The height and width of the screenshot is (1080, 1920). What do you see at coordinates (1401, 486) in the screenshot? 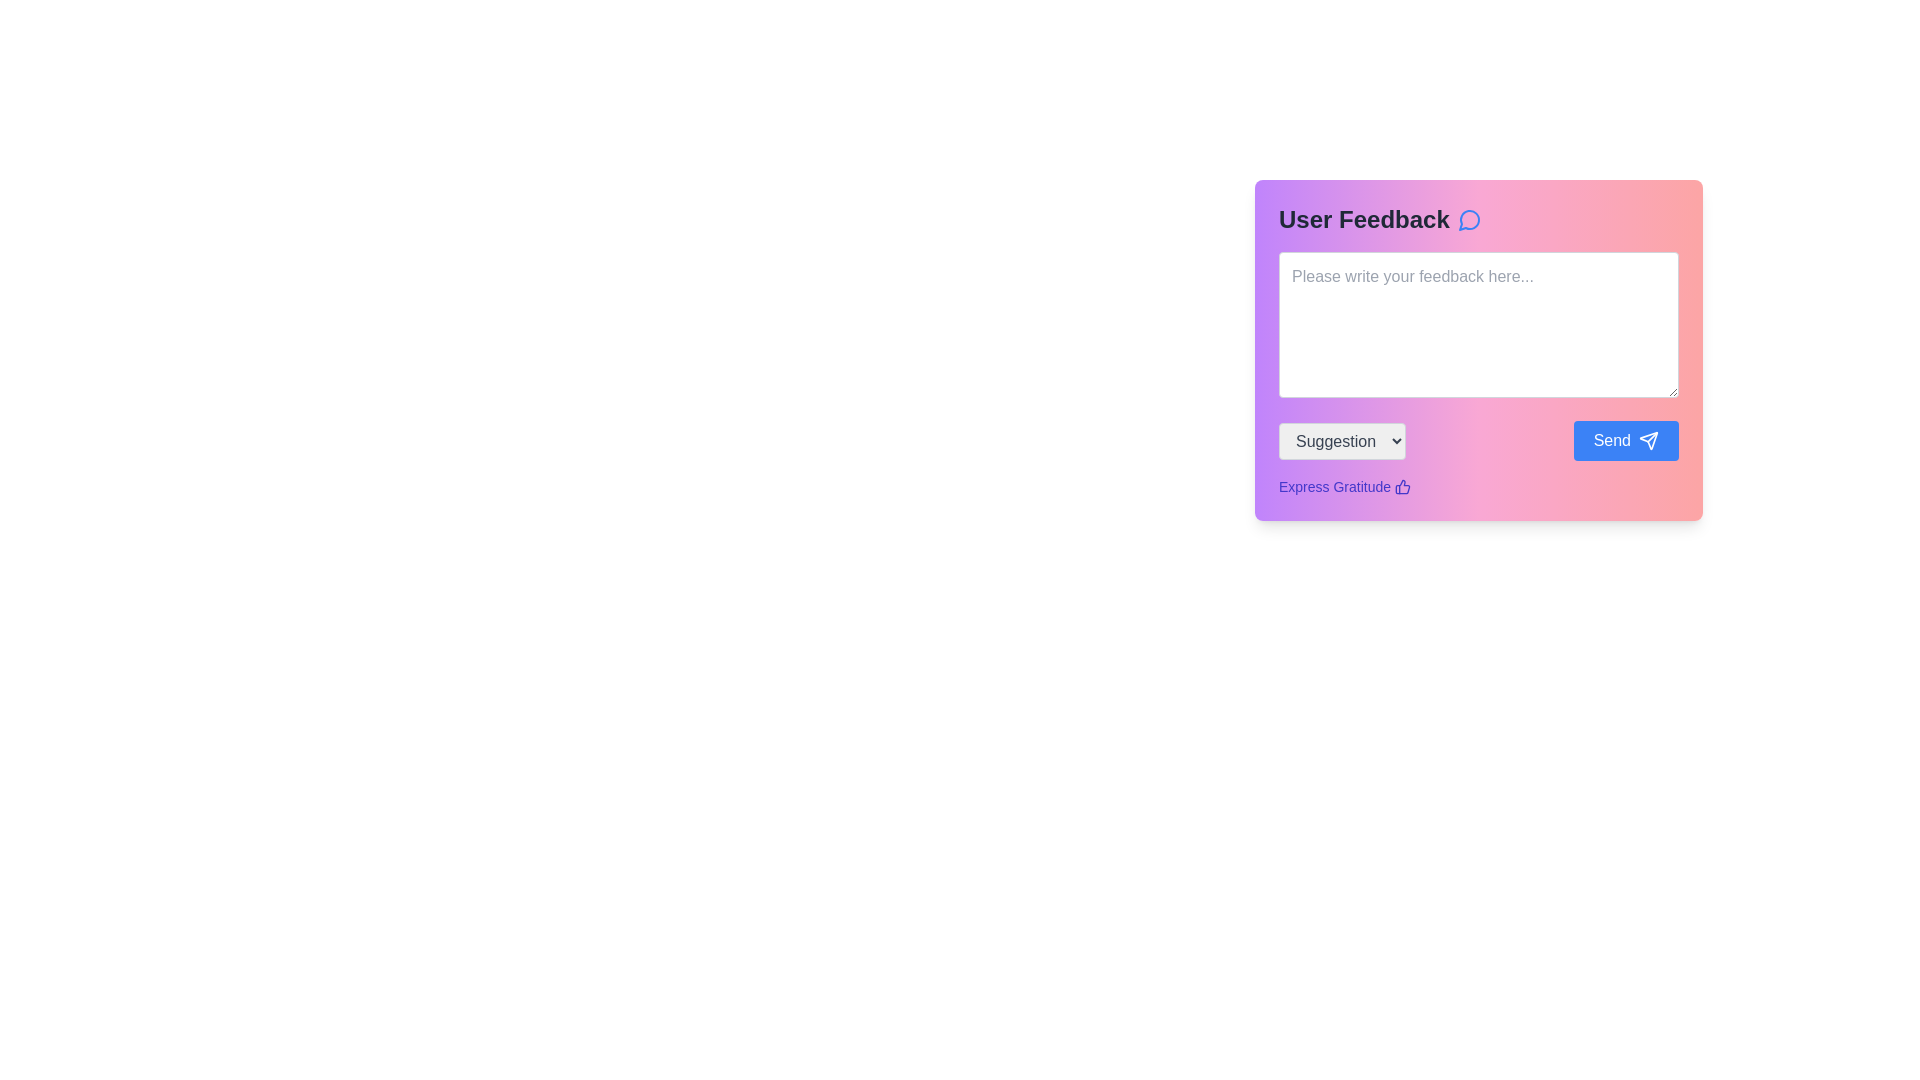
I see `the approval icon located in the bottom-right portion of the feedback form to register approval` at bounding box center [1401, 486].